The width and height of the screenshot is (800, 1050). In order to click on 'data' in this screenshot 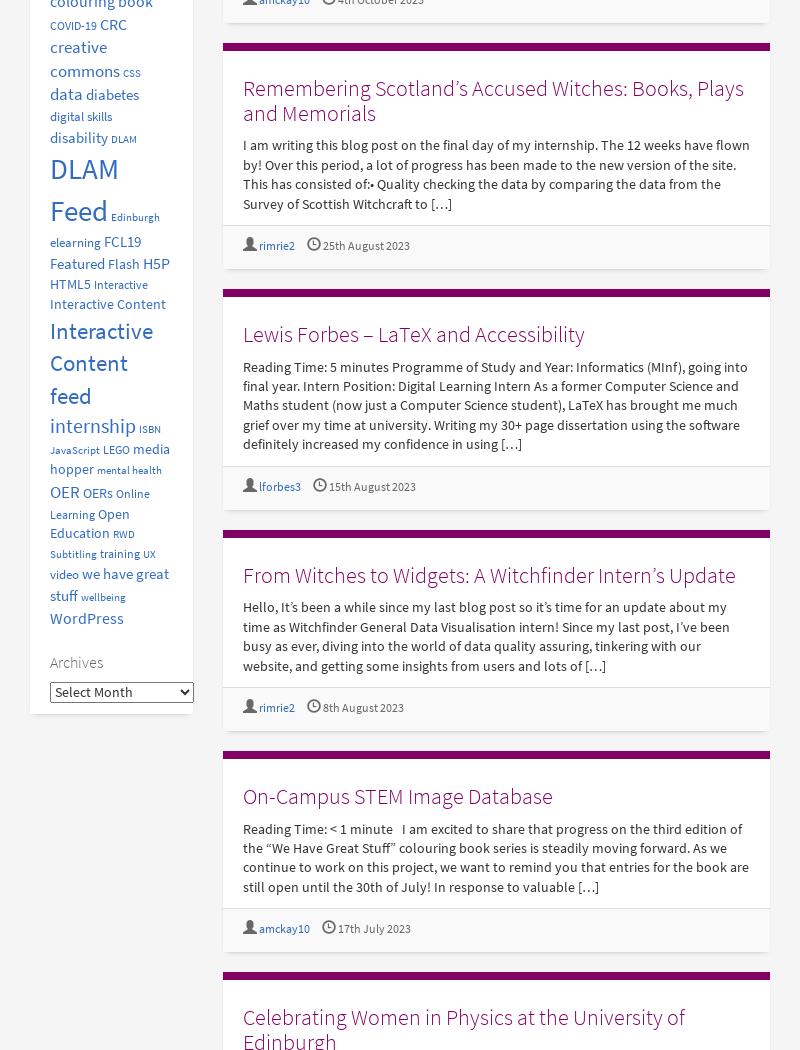, I will do `click(65, 94)`.